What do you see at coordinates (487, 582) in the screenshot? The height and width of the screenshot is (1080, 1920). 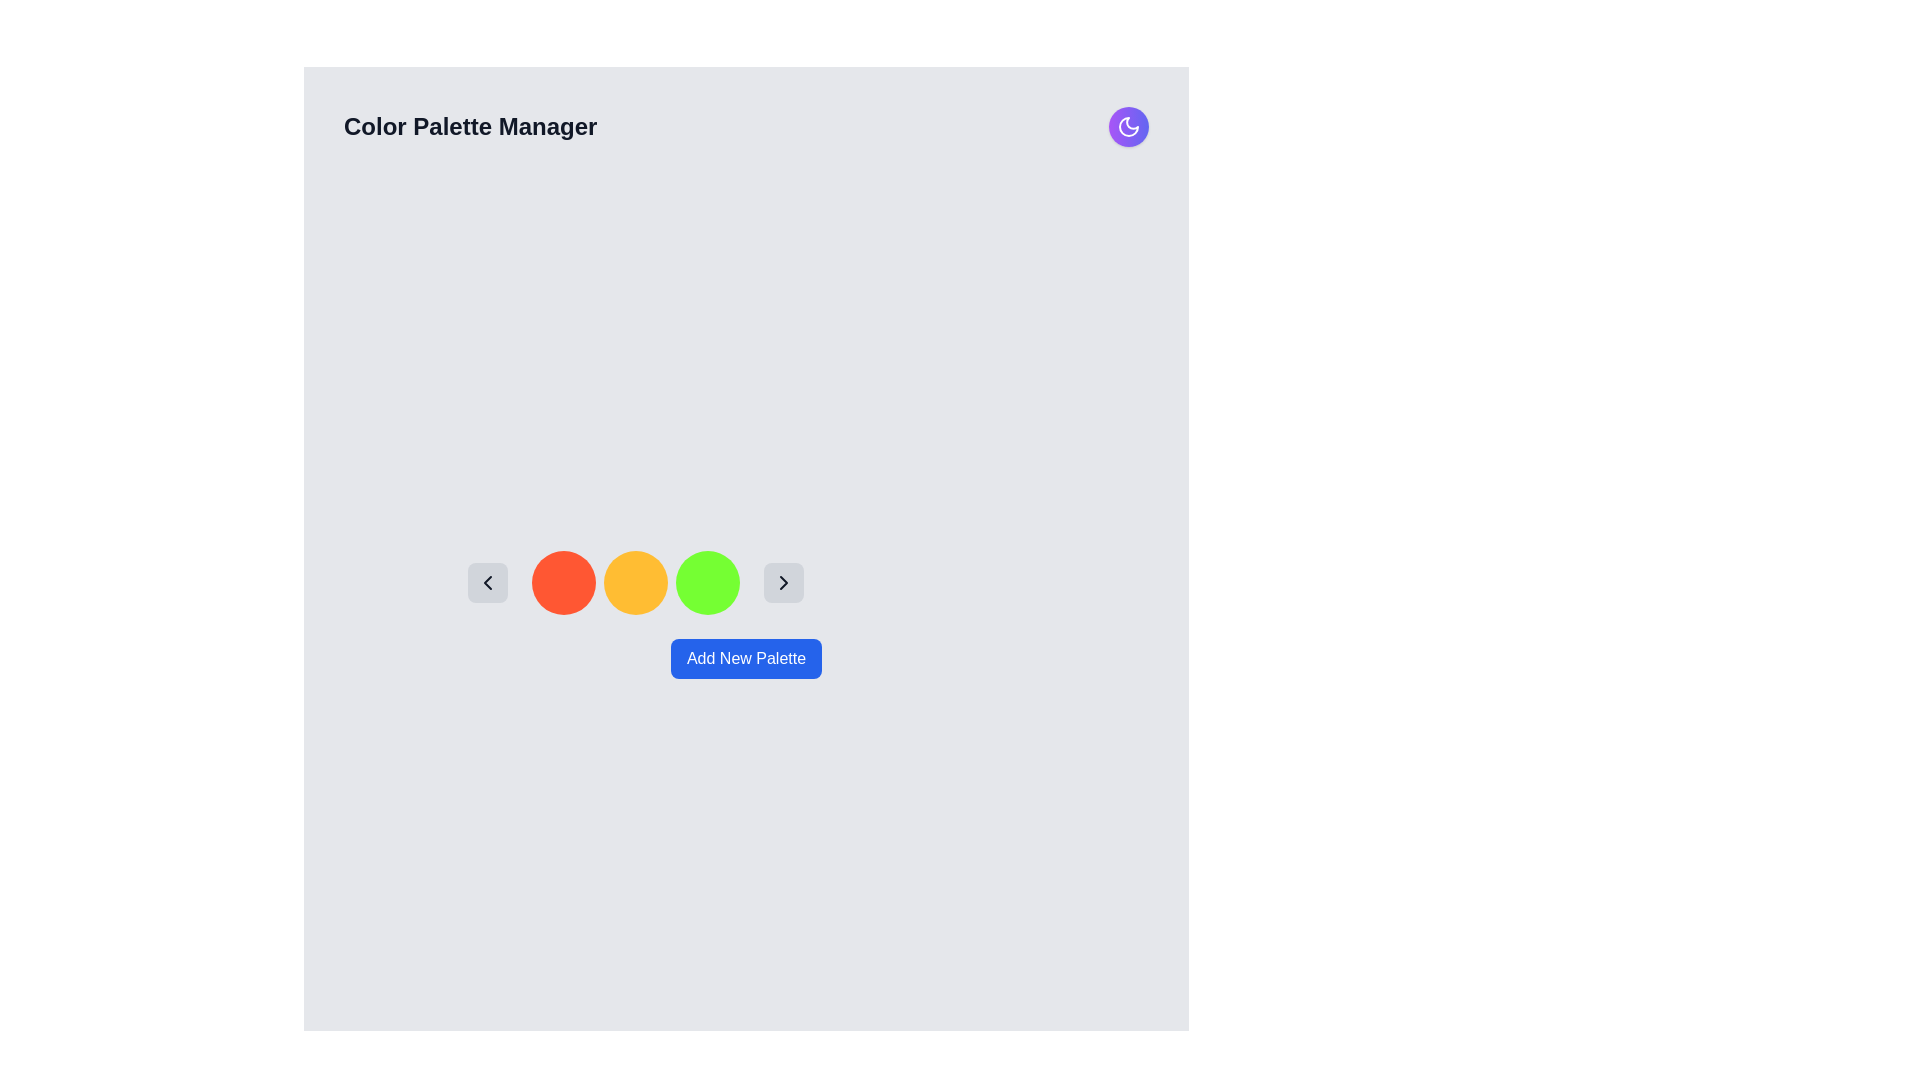 I see `the left-pointing chevron icon button` at bounding box center [487, 582].